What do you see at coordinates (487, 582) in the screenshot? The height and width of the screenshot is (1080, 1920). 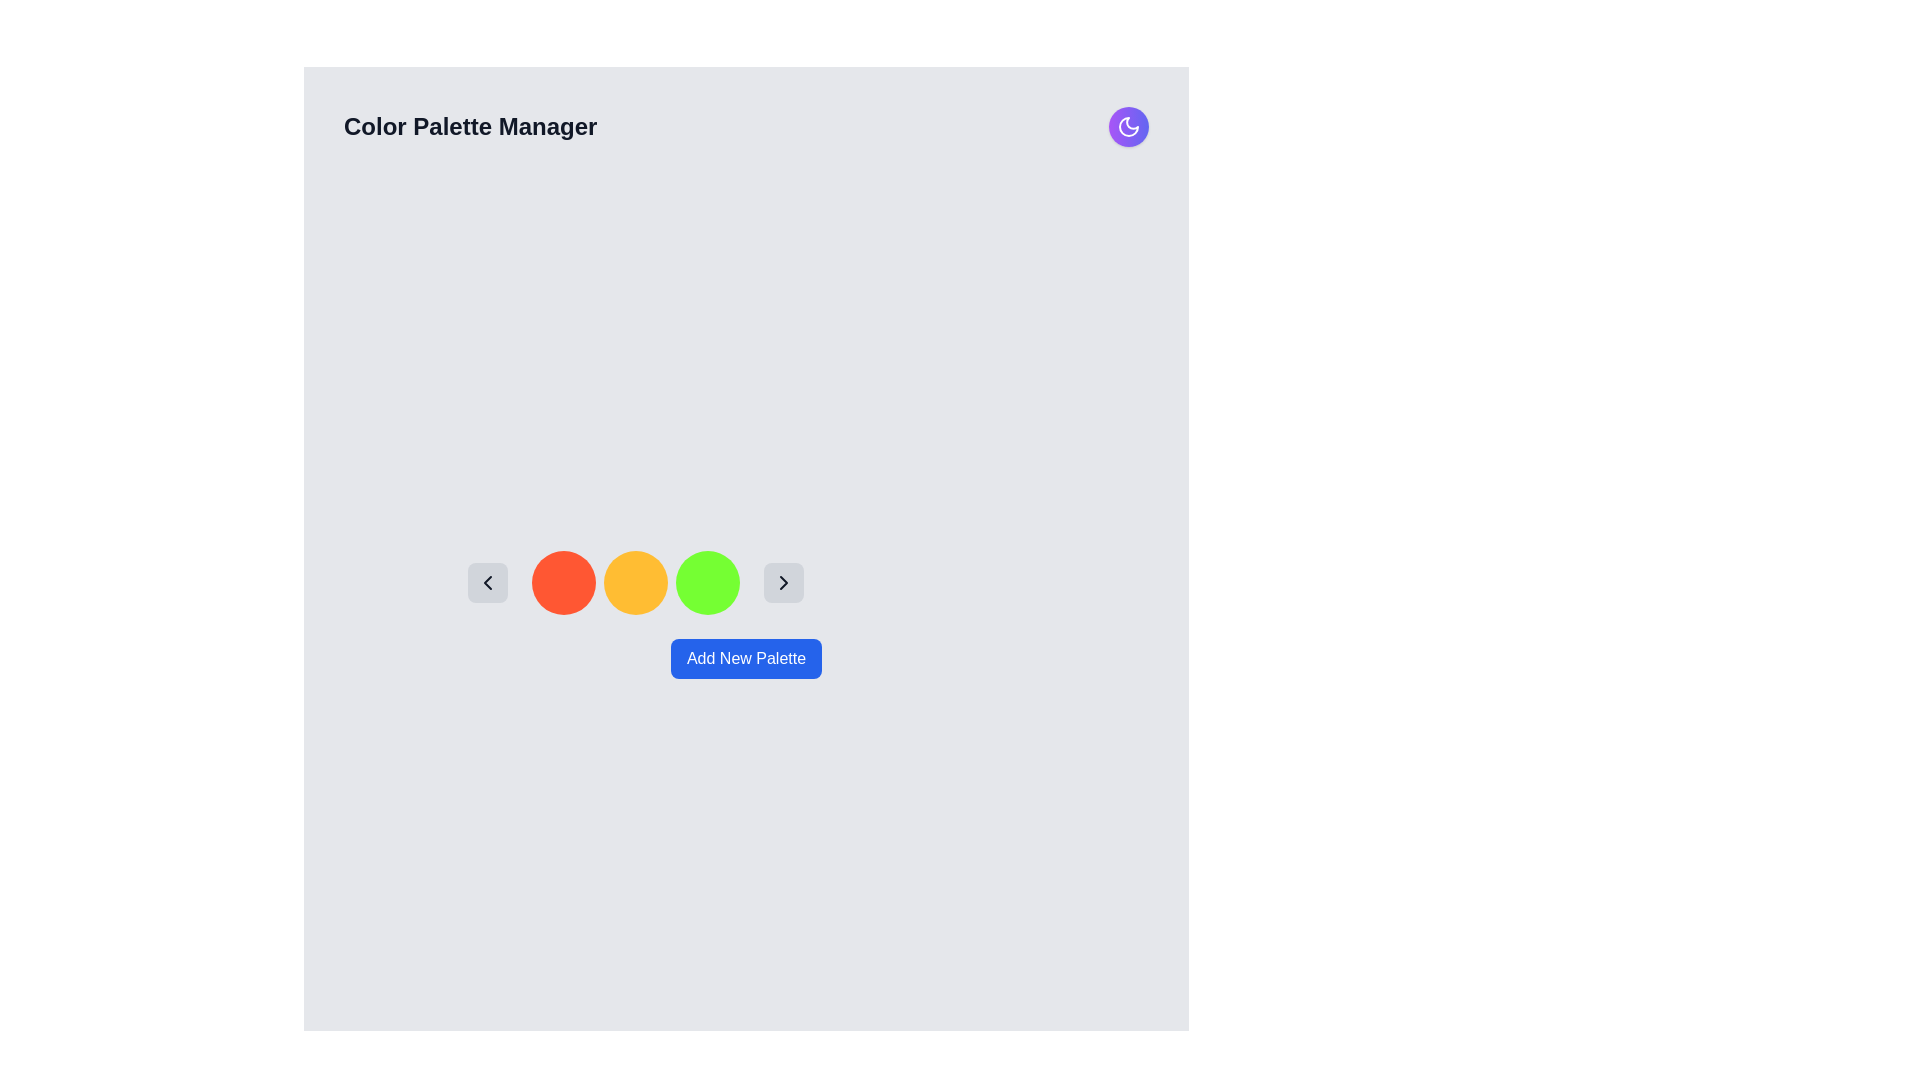 I see `the left-pointing chevron icon button` at bounding box center [487, 582].